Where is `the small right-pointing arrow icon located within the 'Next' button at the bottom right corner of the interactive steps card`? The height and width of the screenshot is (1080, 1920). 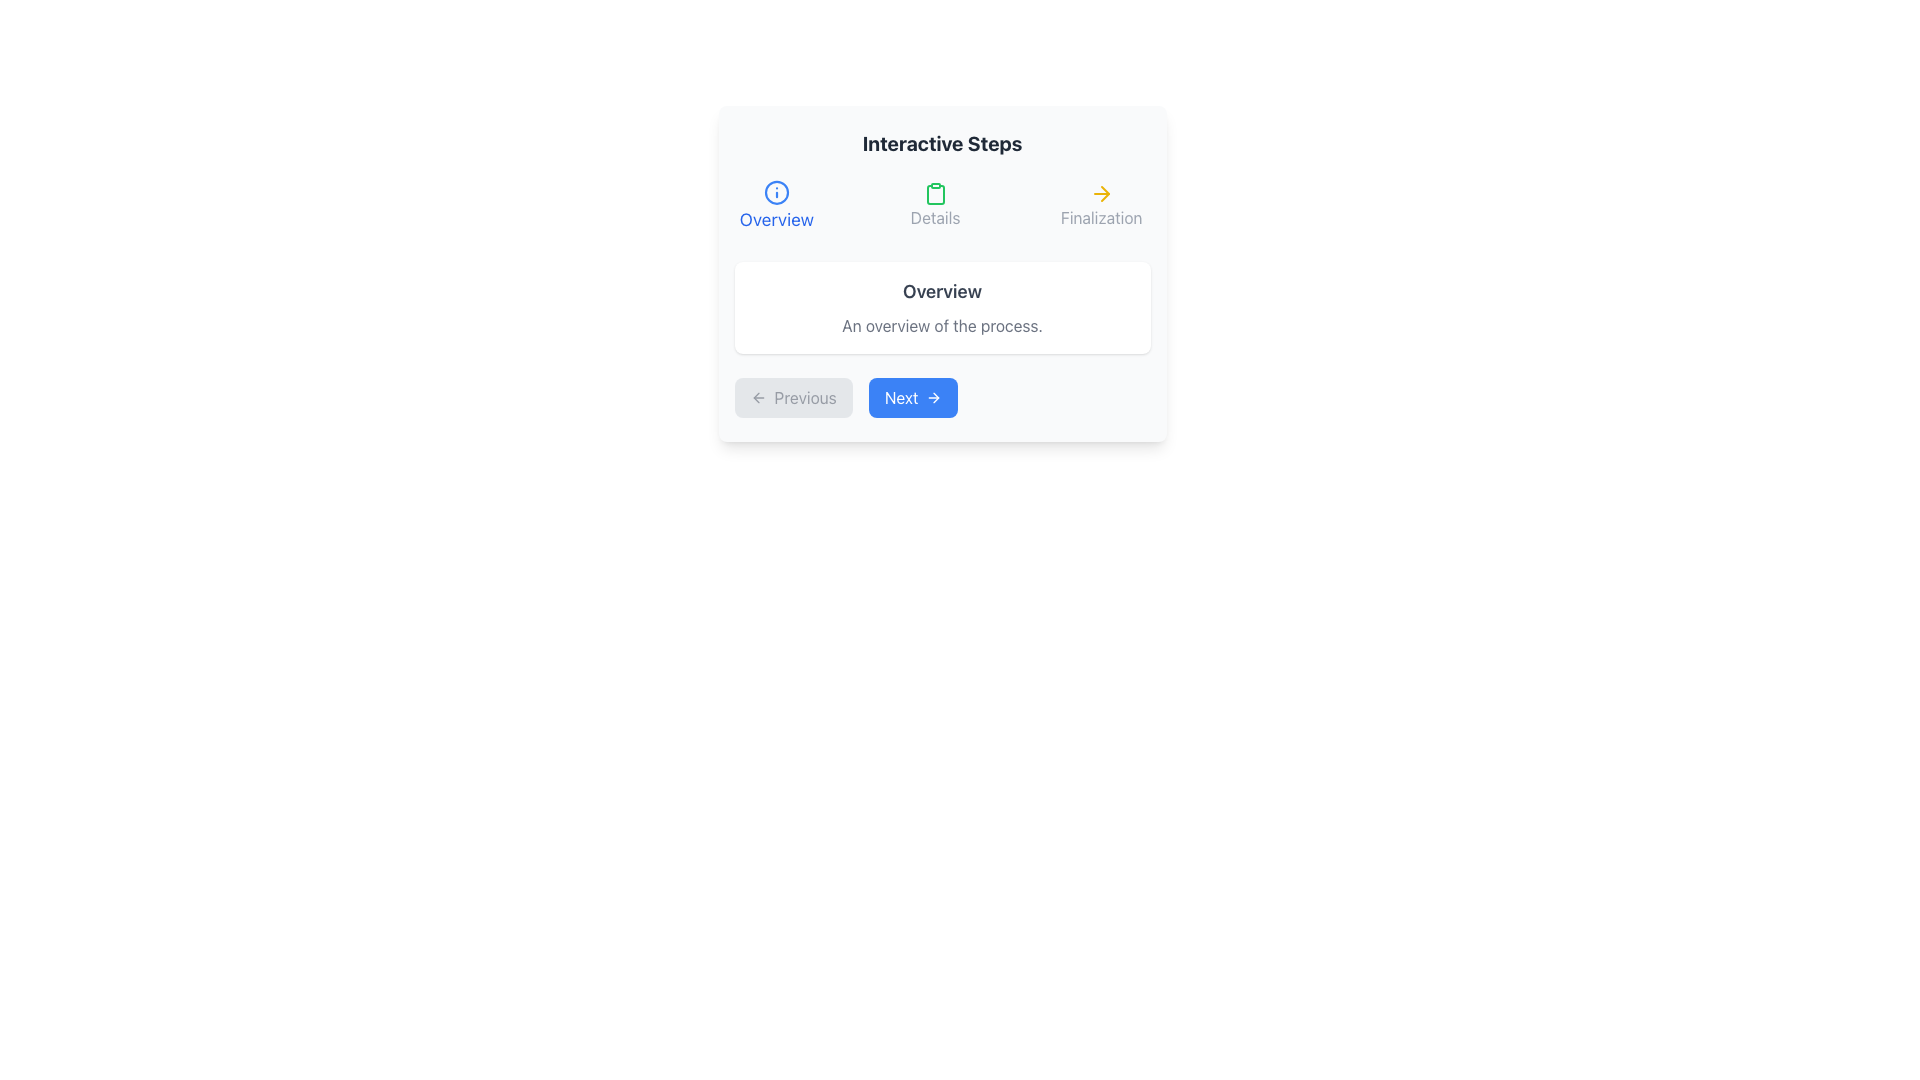 the small right-pointing arrow icon located within the 'Next' button at the bottom right corner of the interactive steps card is located at coordinates (933, 397).